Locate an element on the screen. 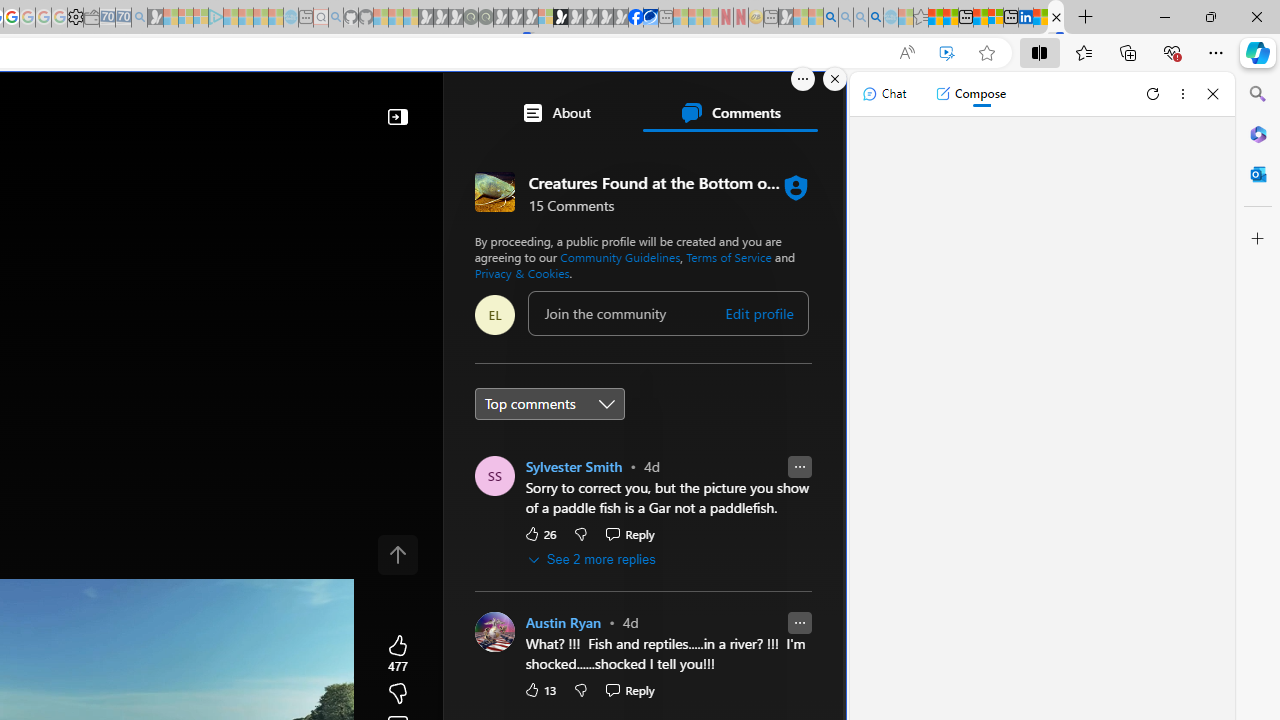  'Report comment' is located at coordinates (798, 622).